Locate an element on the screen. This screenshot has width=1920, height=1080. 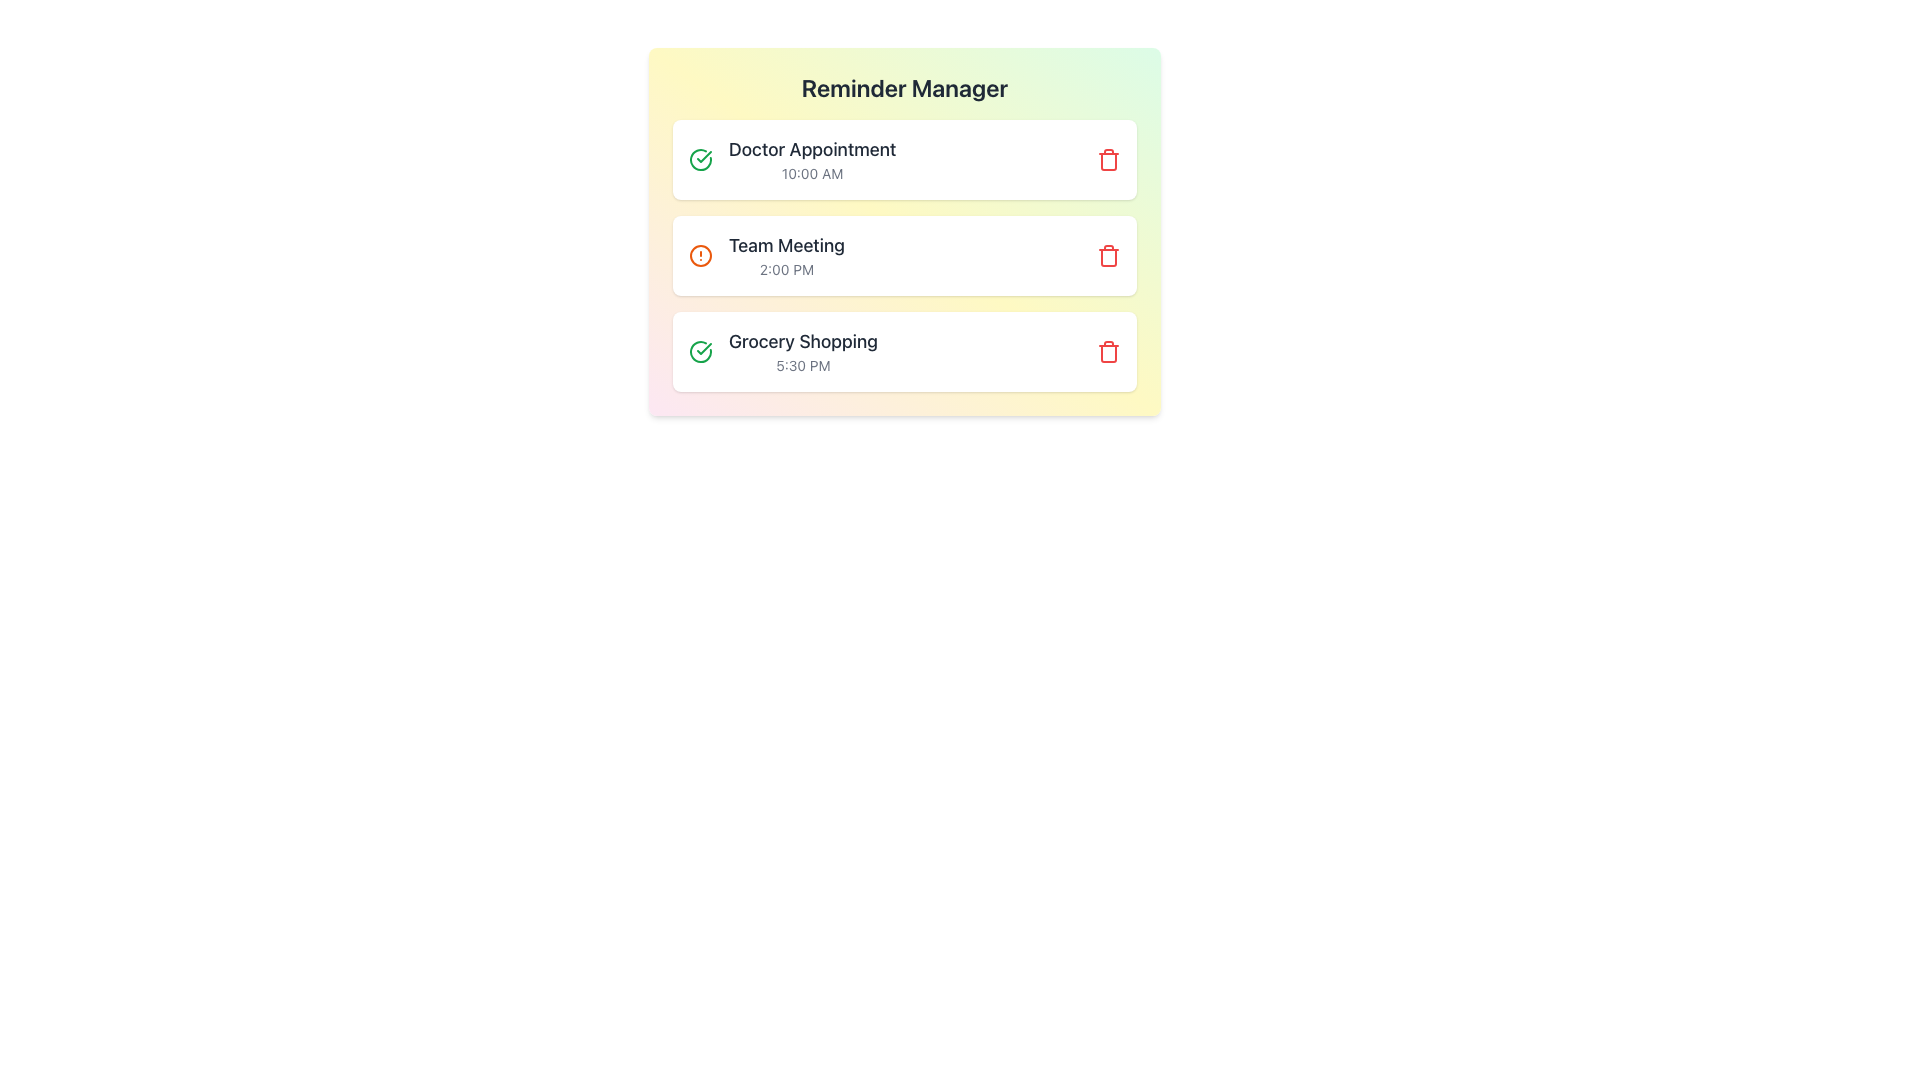
the text label that serves as the title for the second reminder entry in the Reminder Manager, positioned between 'Doctor Appointment' and 'Grocery Shopping', located above the time '2:00 PM' is located at coordinates (786, 245).